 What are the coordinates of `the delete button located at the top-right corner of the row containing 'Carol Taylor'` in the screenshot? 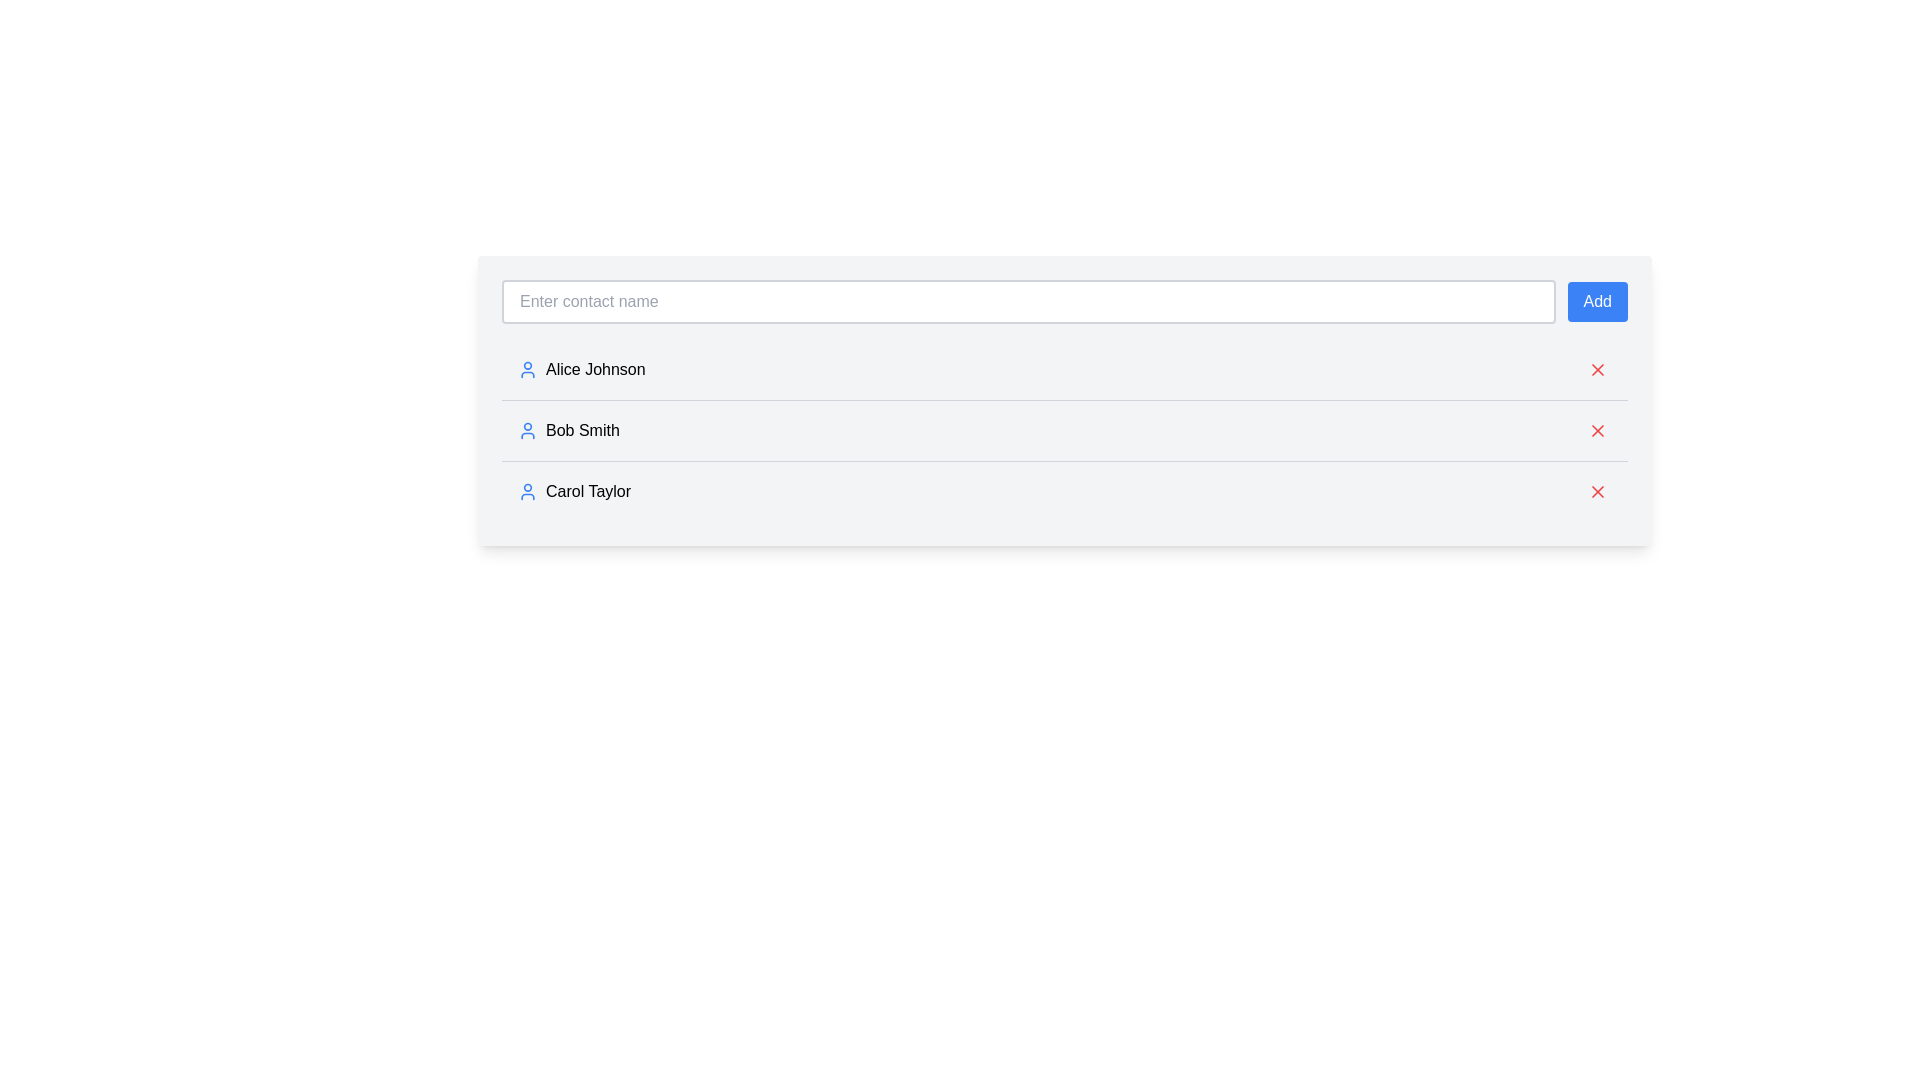 It's located at (1597, 492).